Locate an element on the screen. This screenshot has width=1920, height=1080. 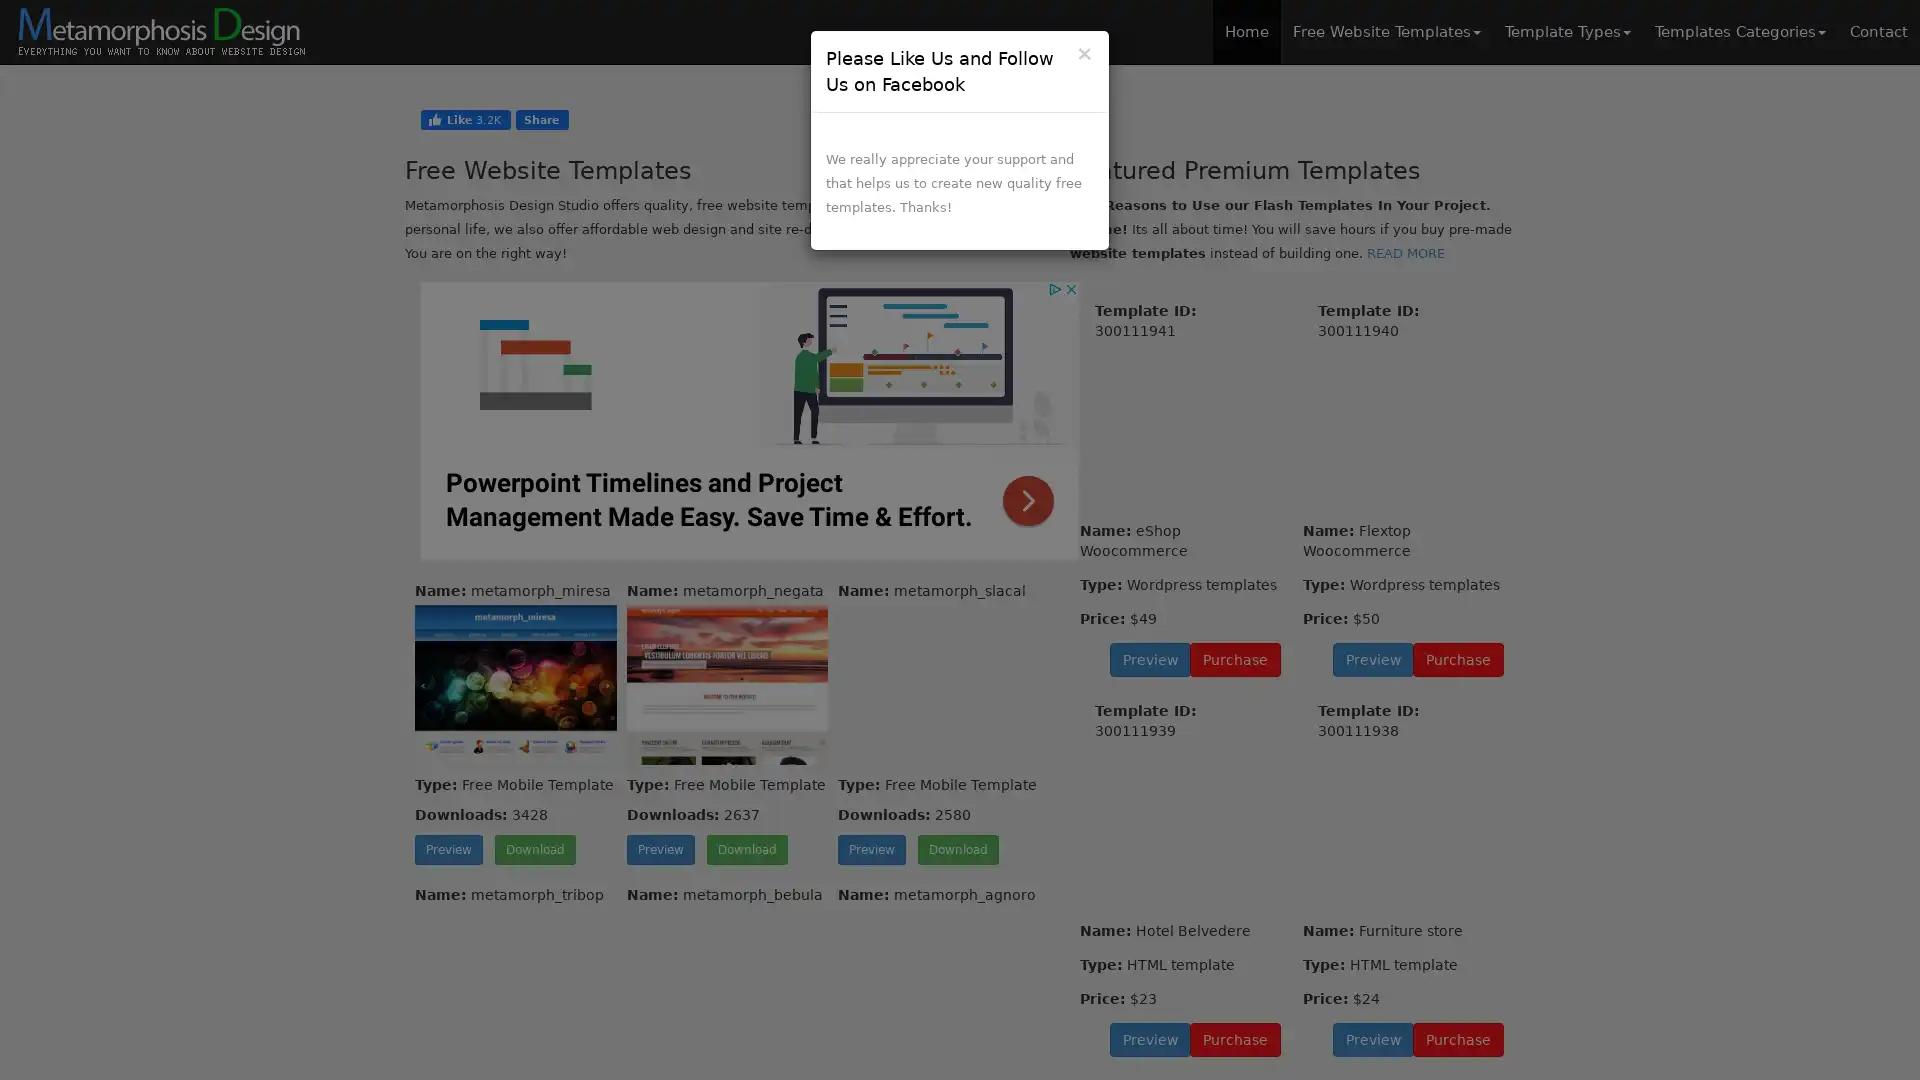
Preview is located at coordinates (1371, 659).